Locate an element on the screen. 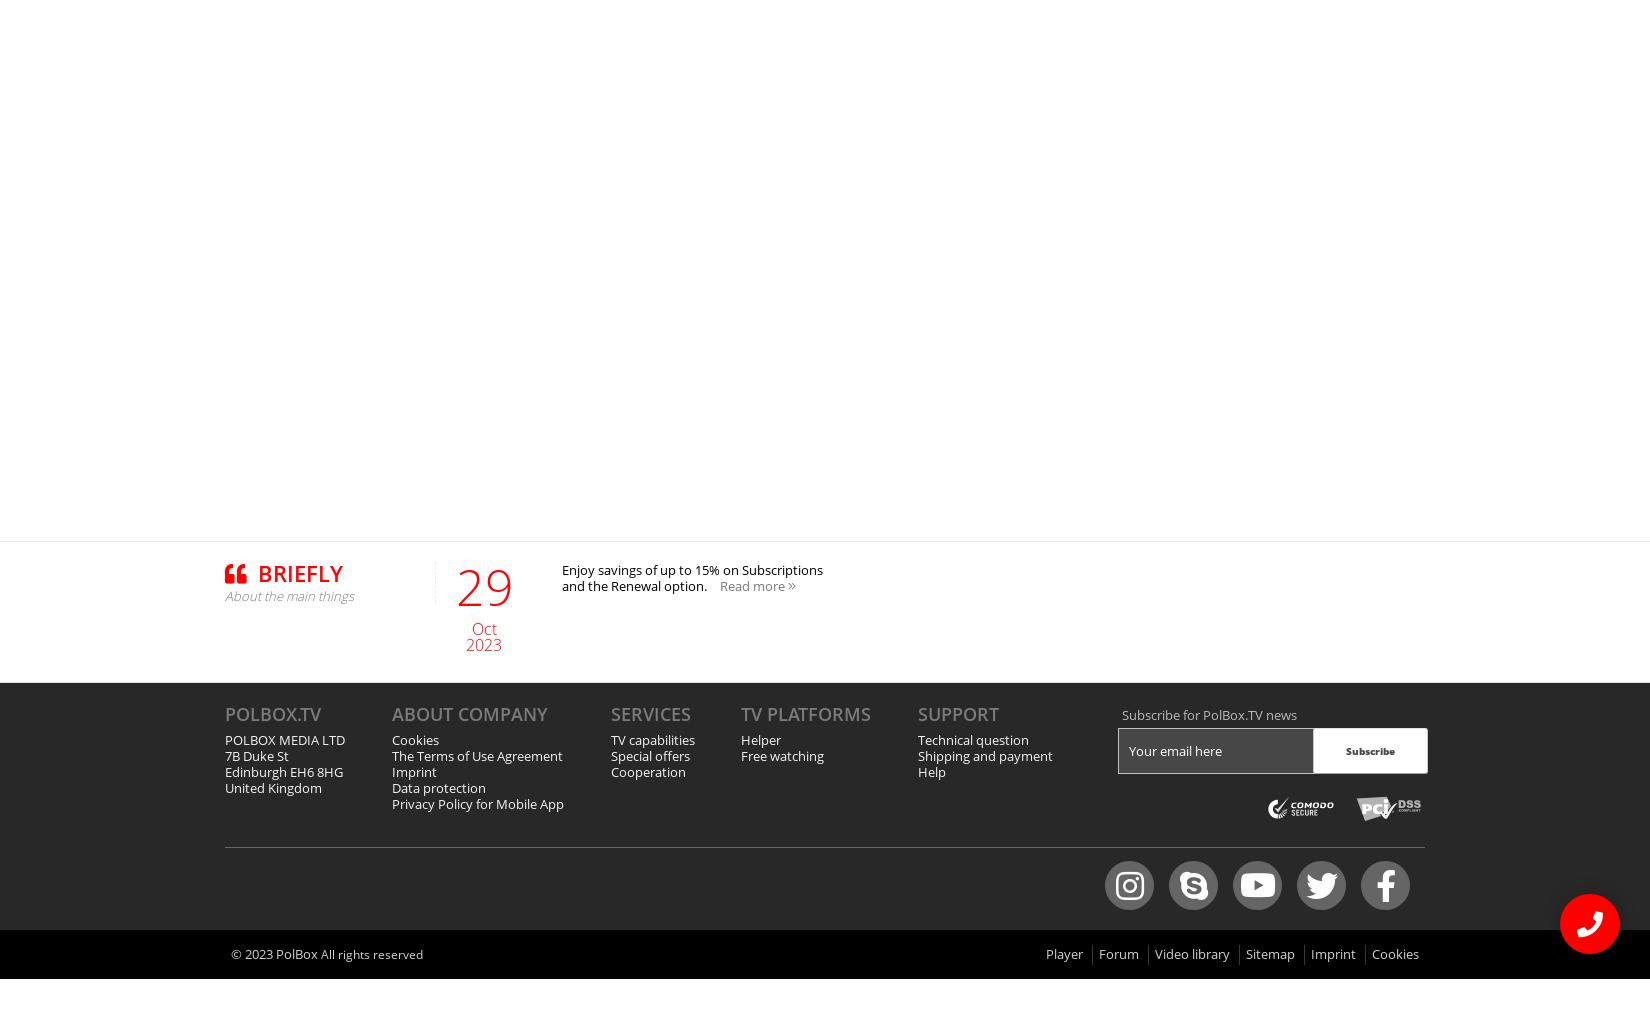  'Subscribe for PolBox.TV news' is located at coordinates (1208, 714).